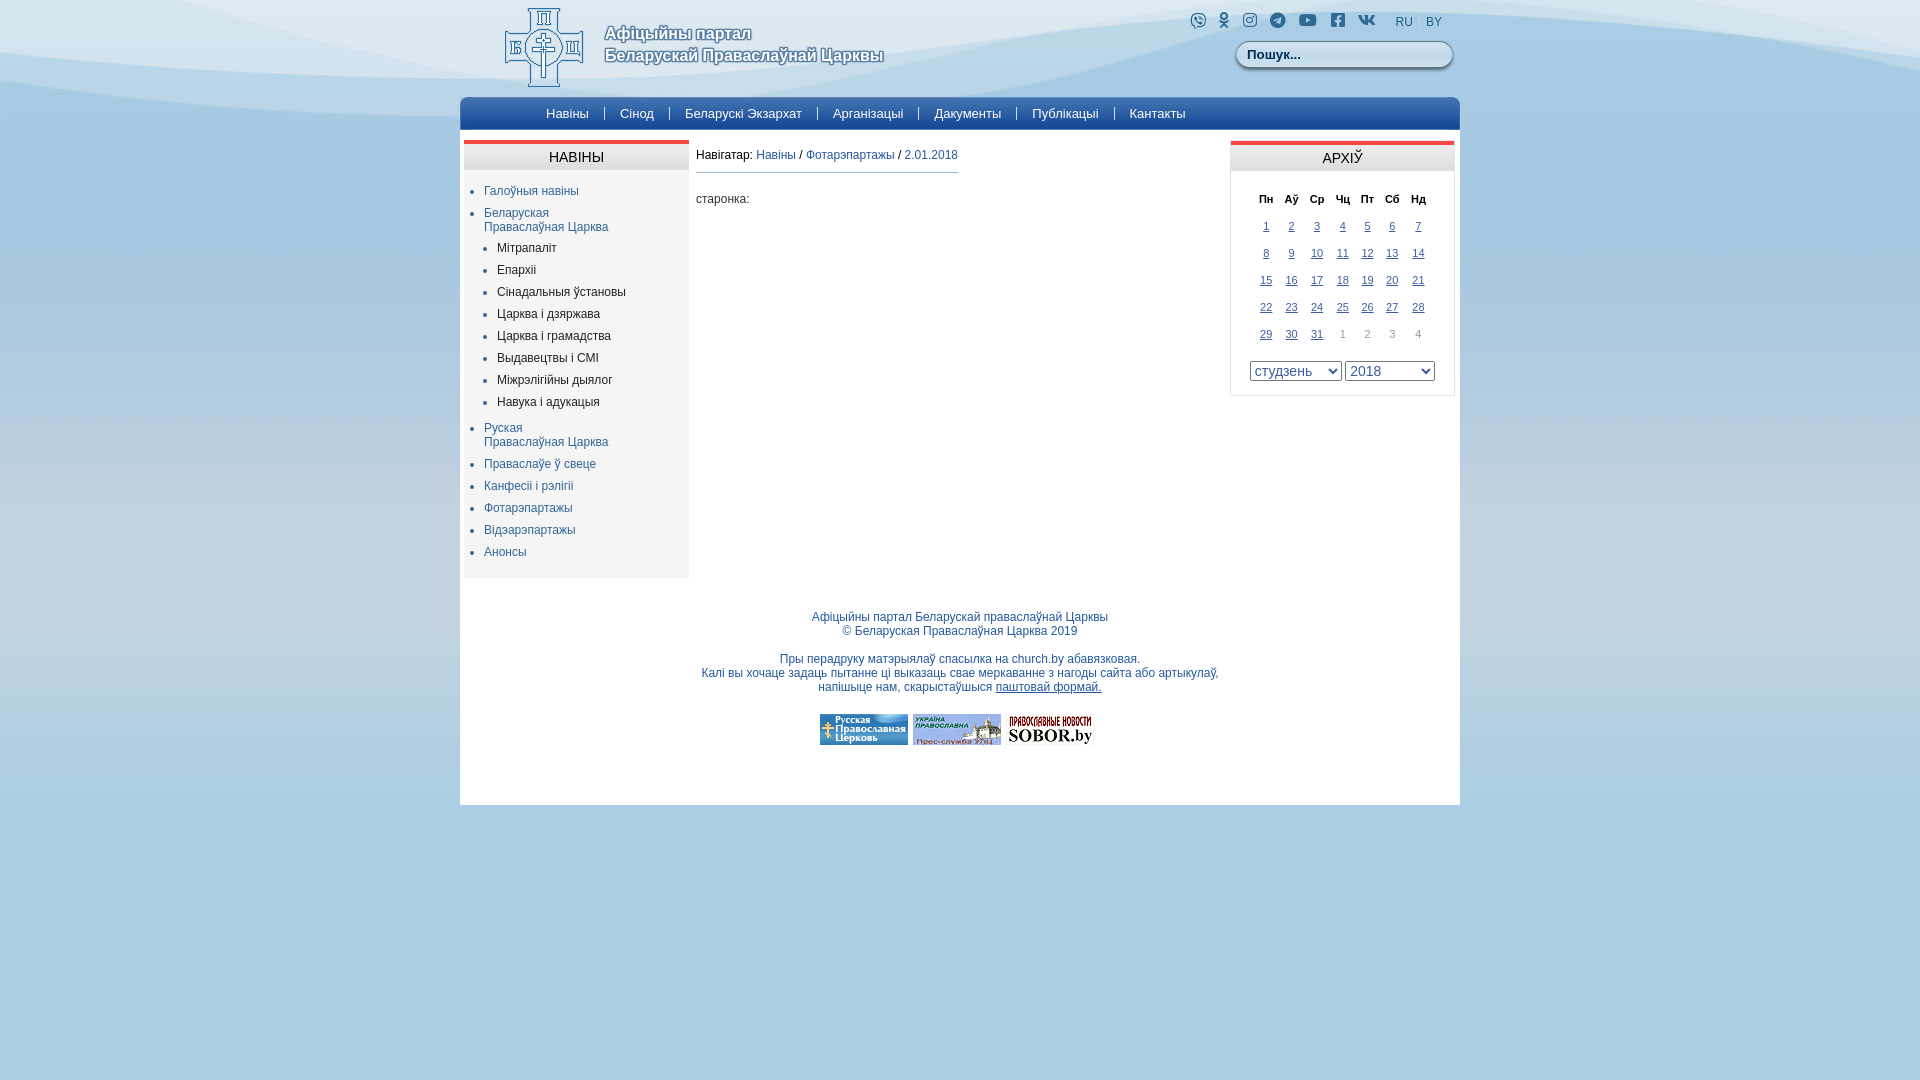 Image resolution: width=1920 pixels, height=1080 pixels. Describe the element at coordinates (1416, 225) in the screenshot. I see `'7'` at that location.